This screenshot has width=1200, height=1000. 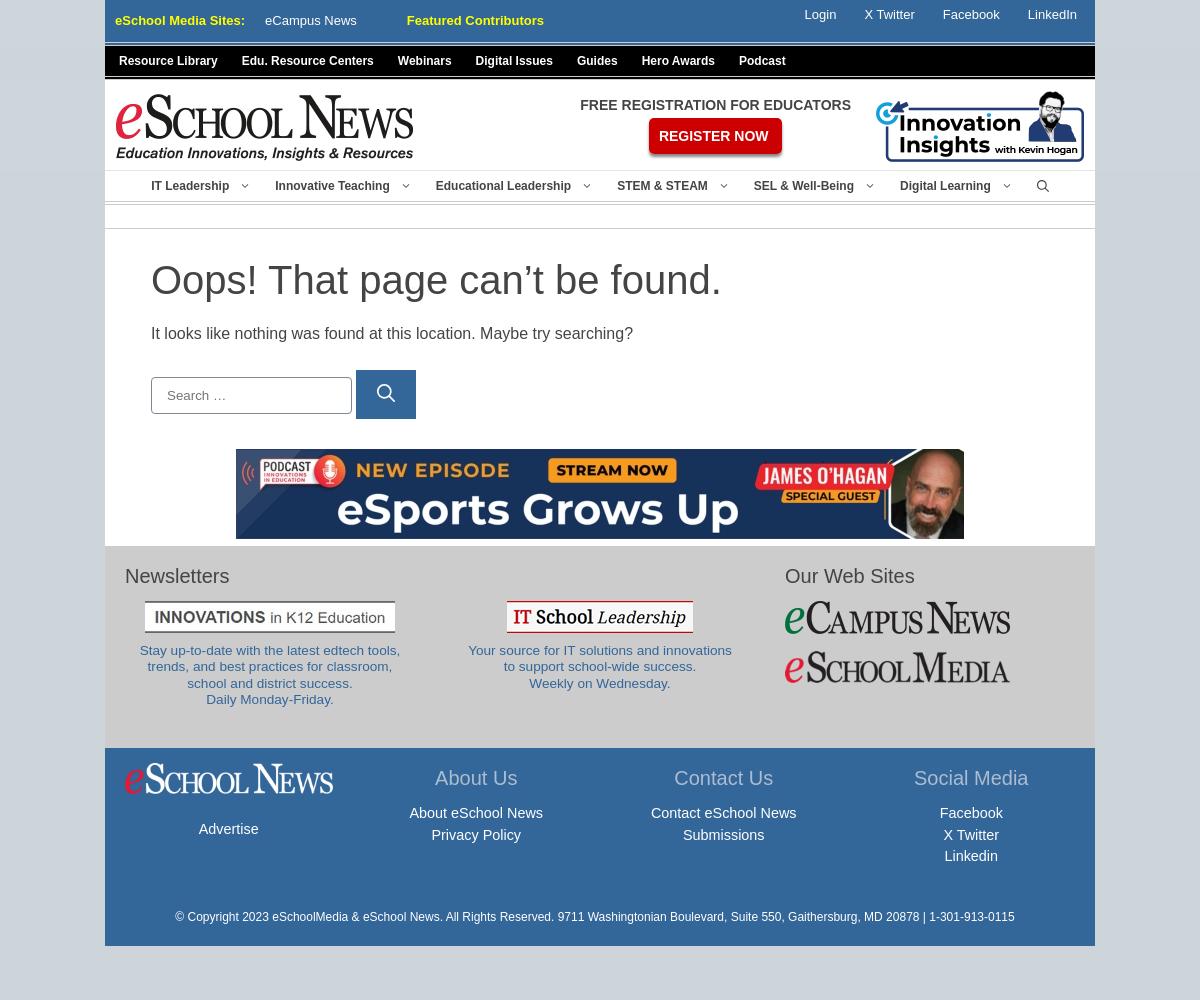 What do you see at coordinates (593, 917) in the screenshot?
I see `'© Copyright 2023 eSchoolMedia & eSchool News. All Rights Reserved. 9711 Washingtonian Boulevard, Suite 550, Gaithersburg, MD 20878 | 1-301-913-0115'` at bounding box center [593, 917].